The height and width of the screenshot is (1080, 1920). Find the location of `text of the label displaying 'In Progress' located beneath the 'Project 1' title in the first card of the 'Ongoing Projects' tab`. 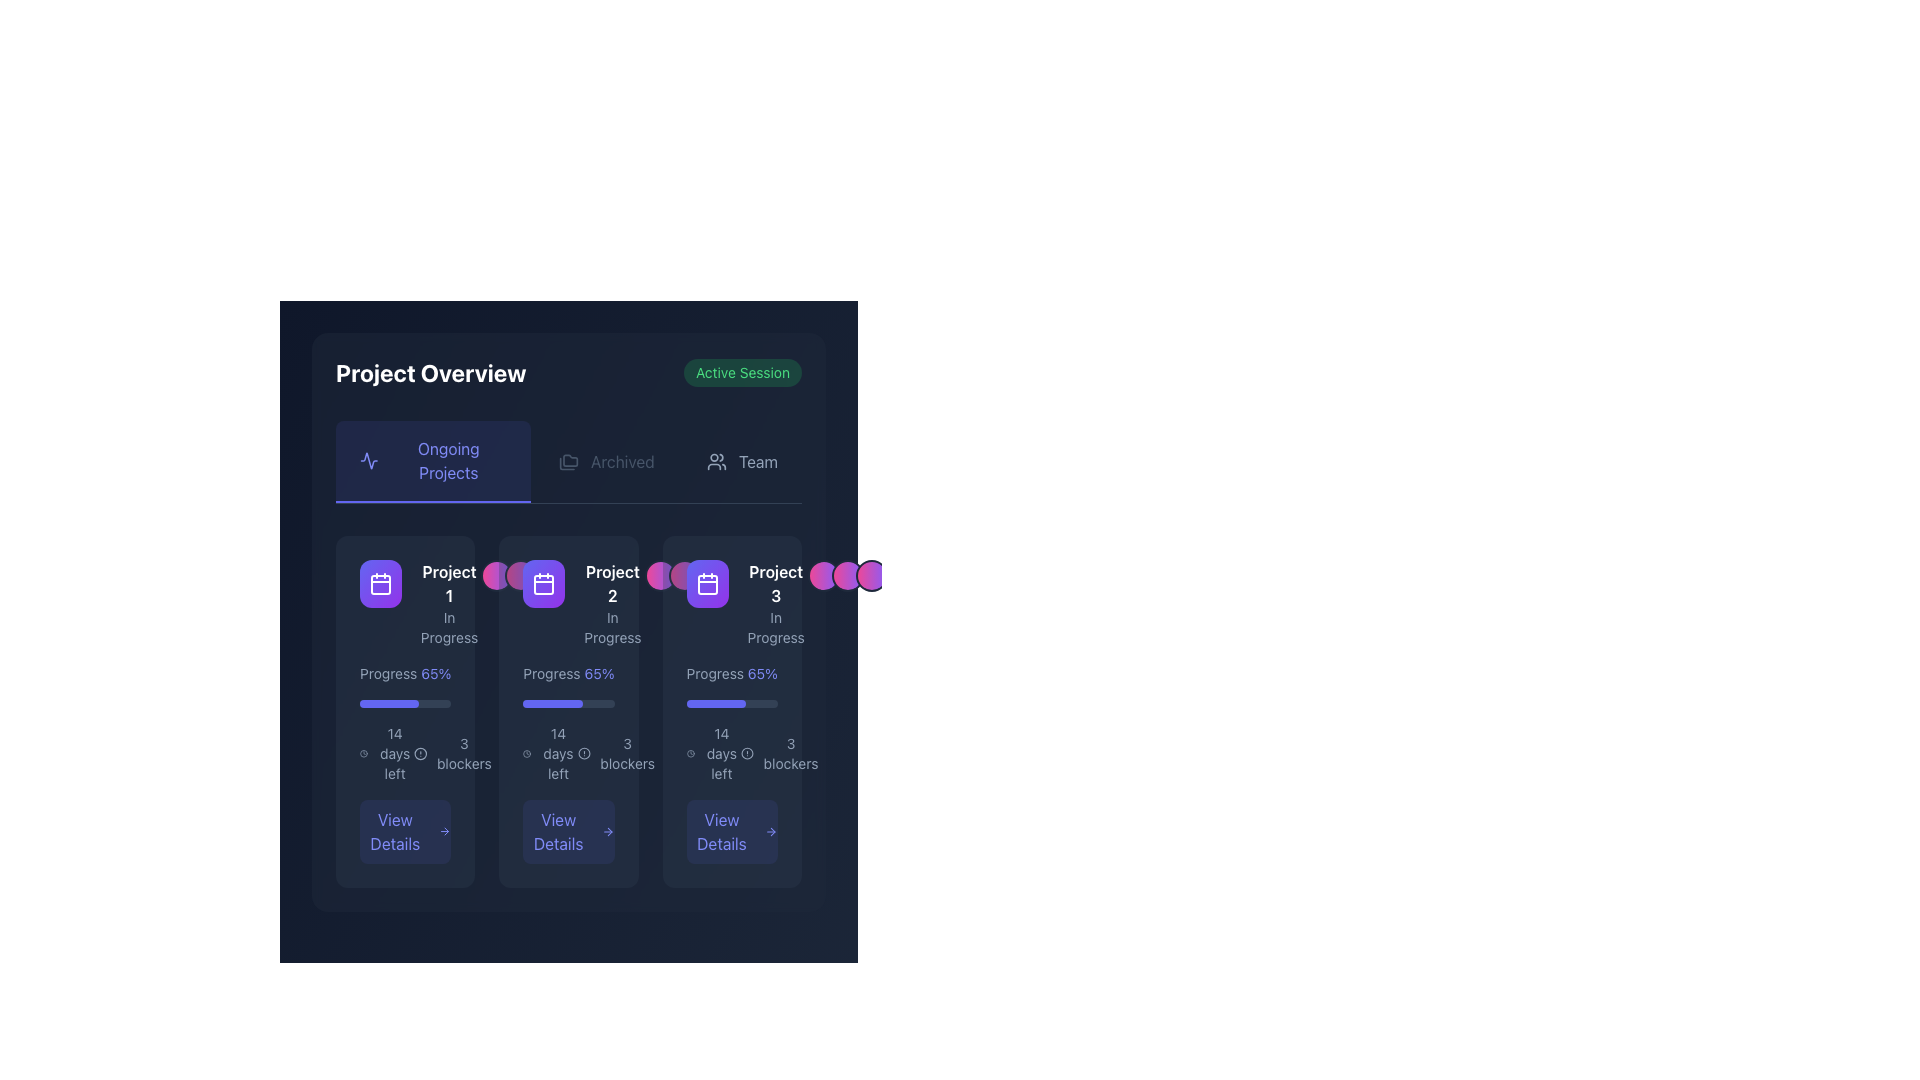

text of the label displaying 'In Progress' located beneath the 'Project 1' title in the first card of the 'Ongoing Projects' tab is located at coordinates (448, 627).